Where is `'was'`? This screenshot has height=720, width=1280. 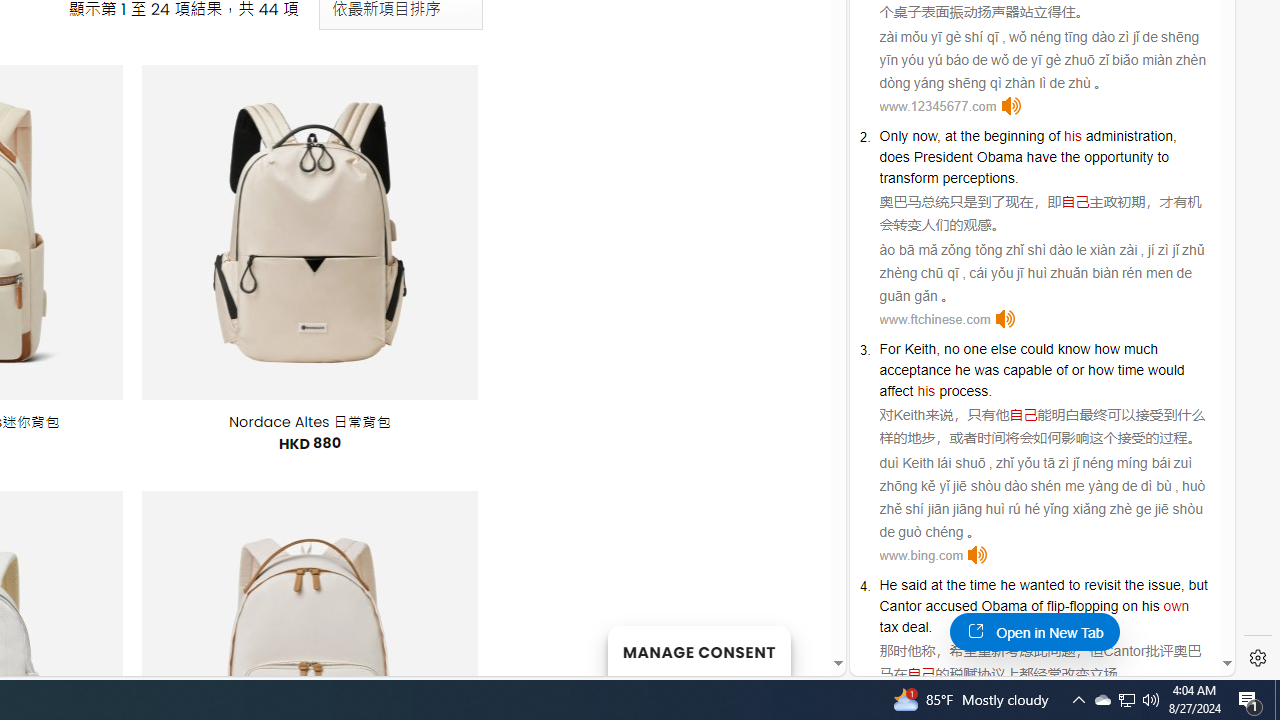
'was' is located at coordinates (986, 370).